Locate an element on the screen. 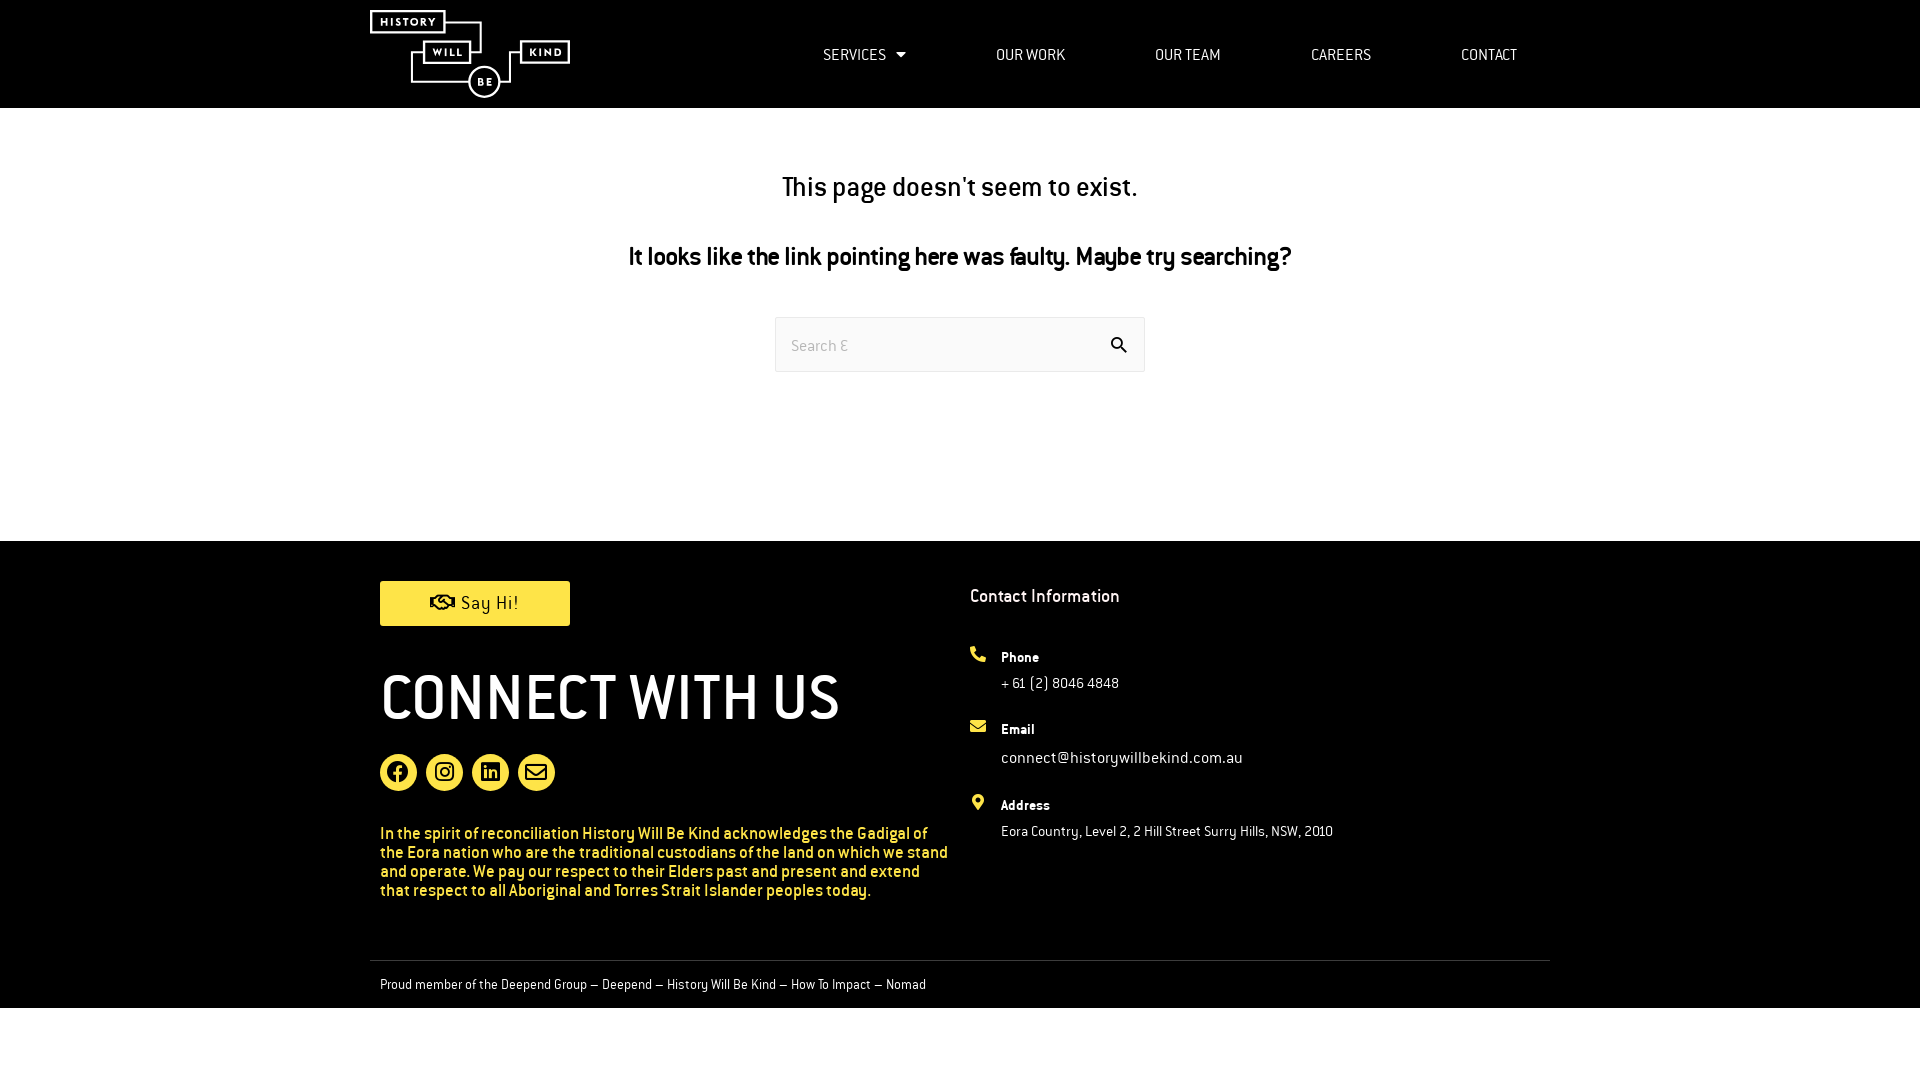  'OUR WORK' is located at coordinates (963, 53).